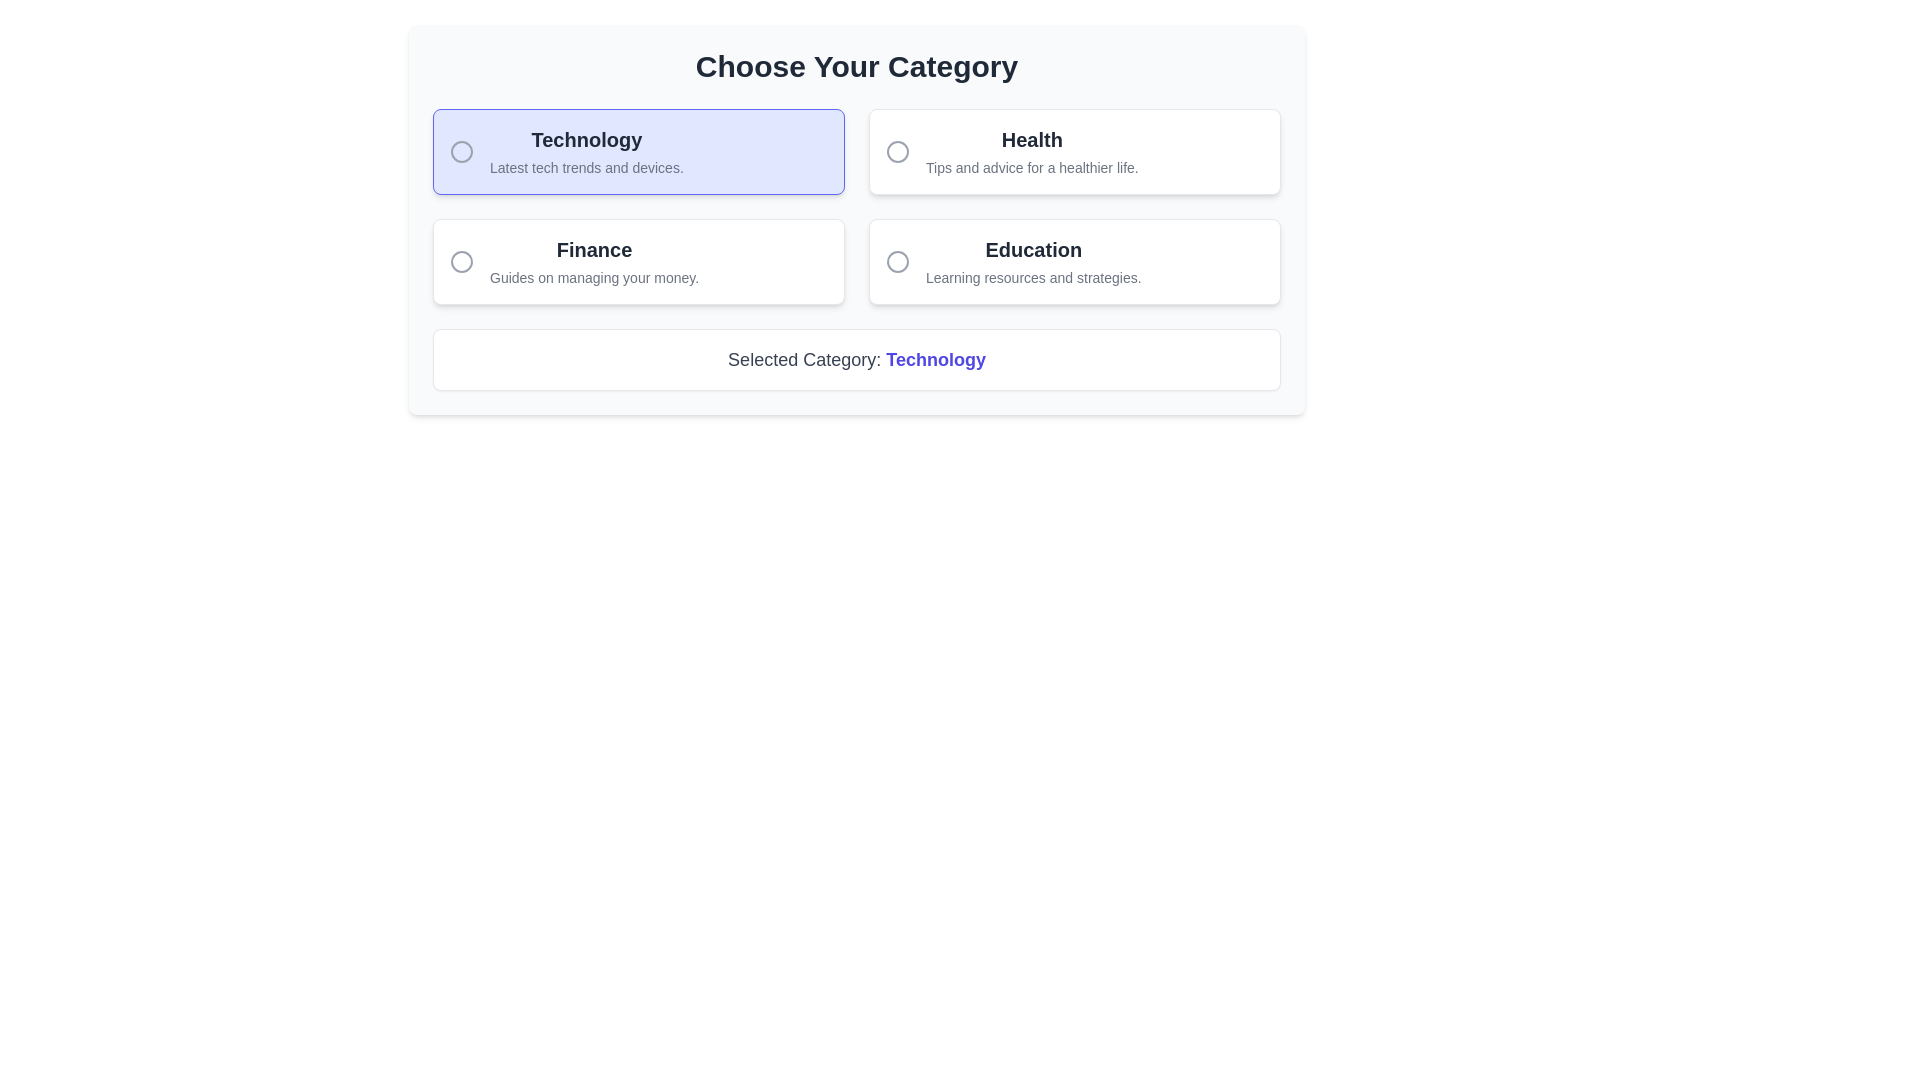 This screenshot has height=1080, width=1920. I want to click on the 'Education' category text within the lower-right quadrant of the card layout, so click(1033, 261).